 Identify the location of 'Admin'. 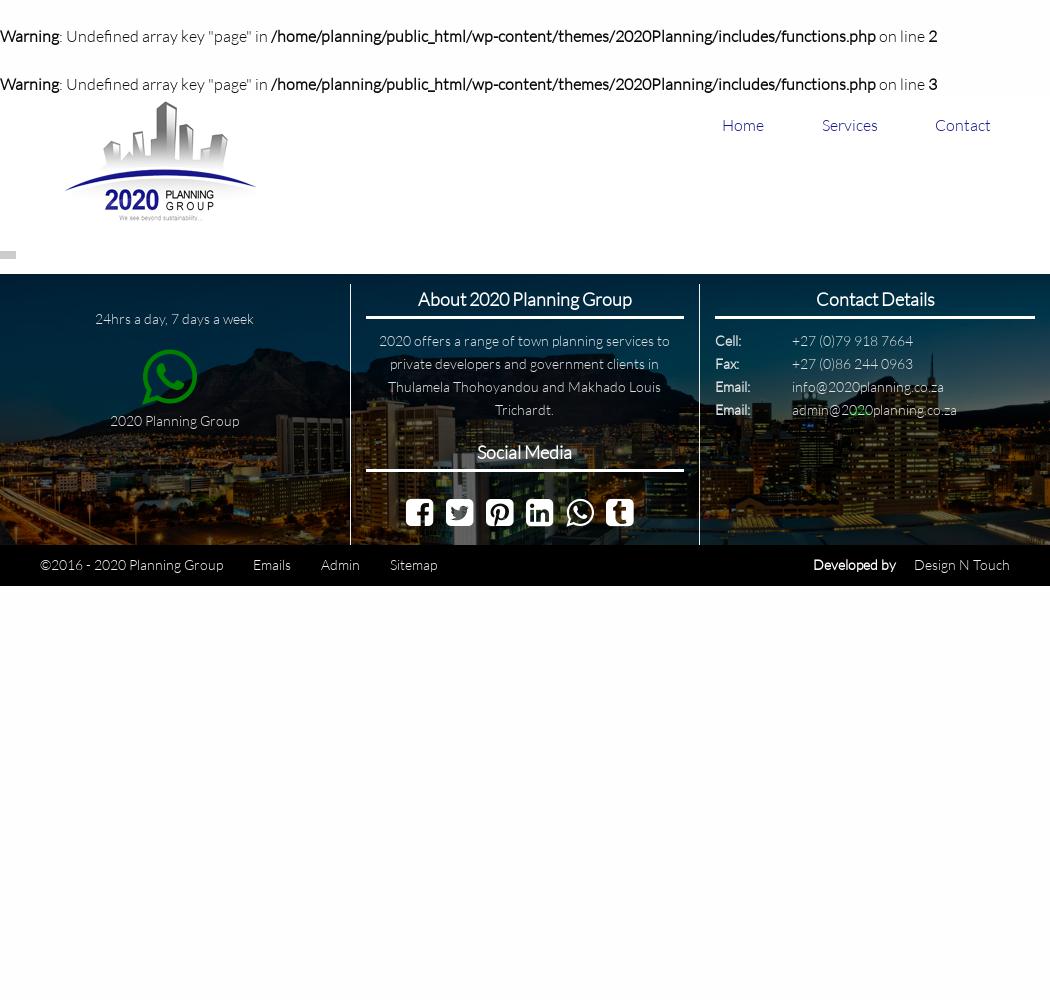
(339, 563).